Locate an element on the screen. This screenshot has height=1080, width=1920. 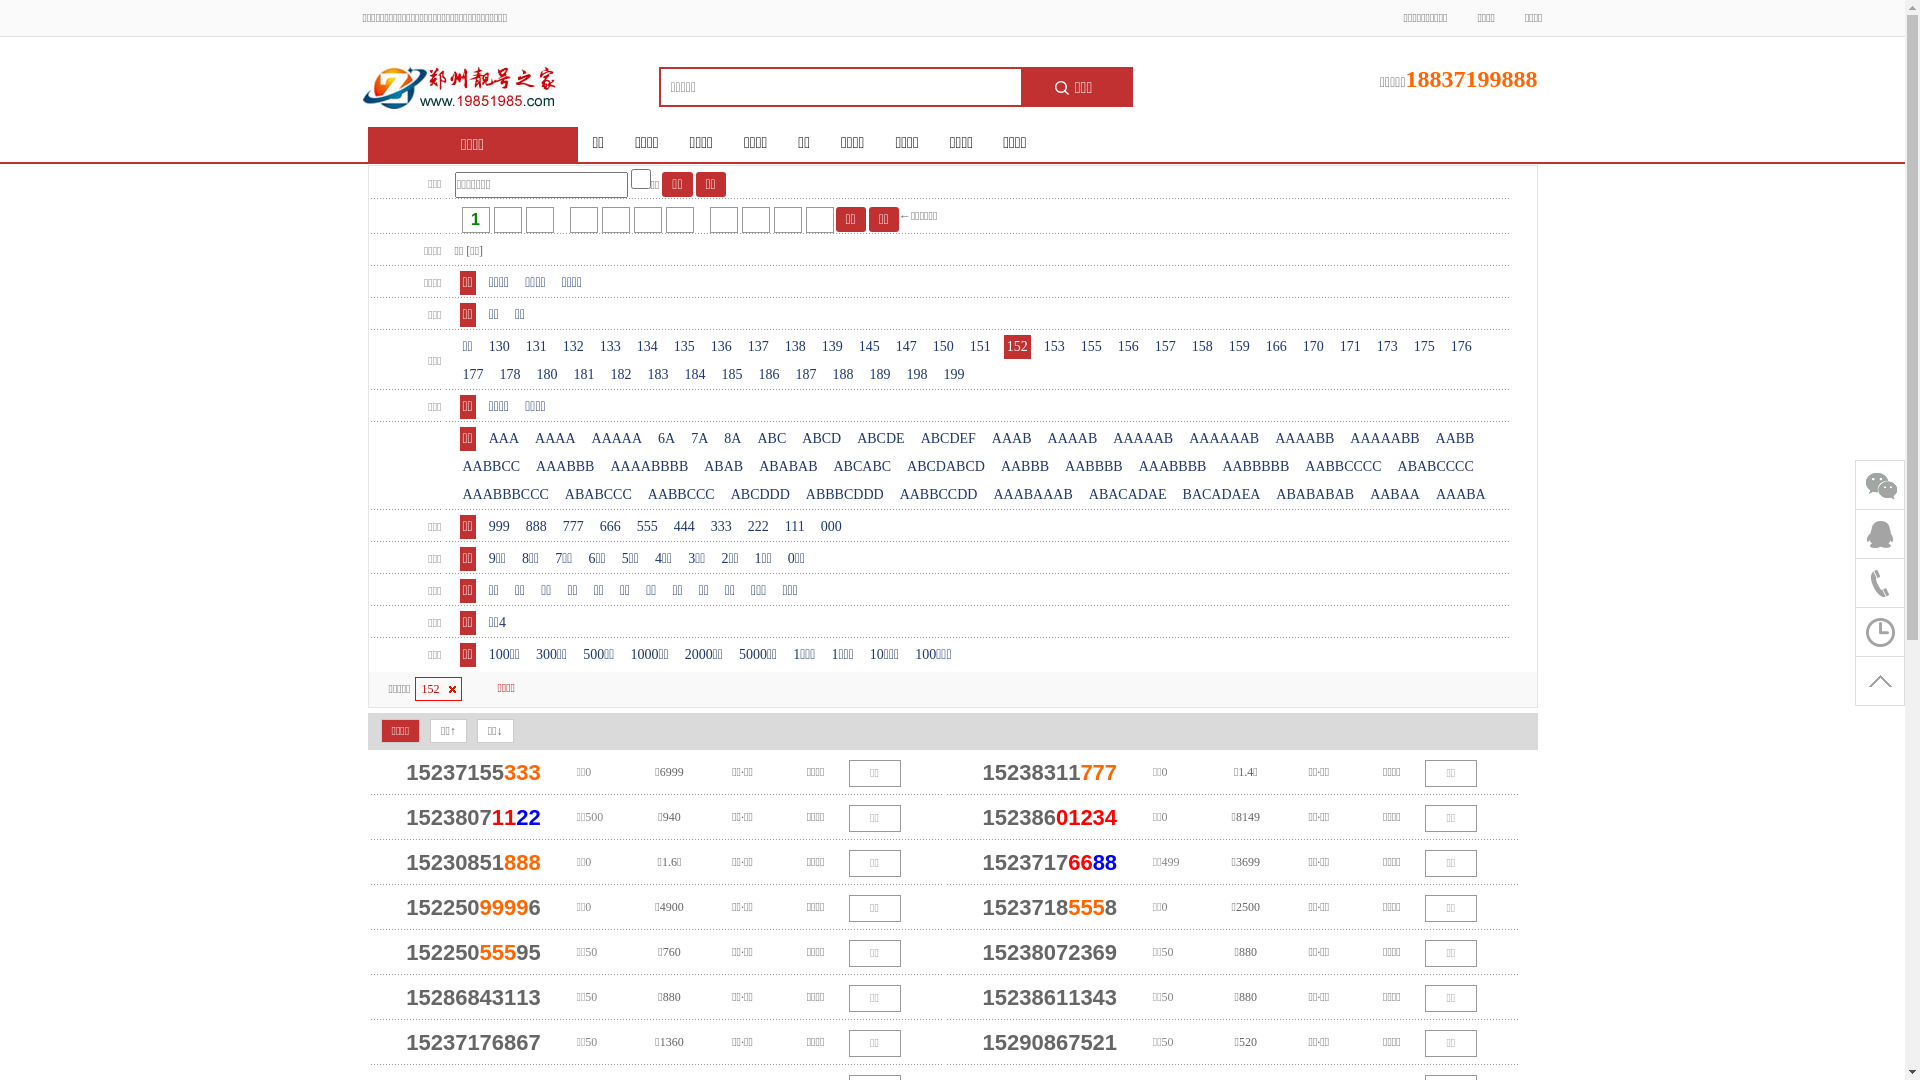
'151' is located at coordinates (980, 346).